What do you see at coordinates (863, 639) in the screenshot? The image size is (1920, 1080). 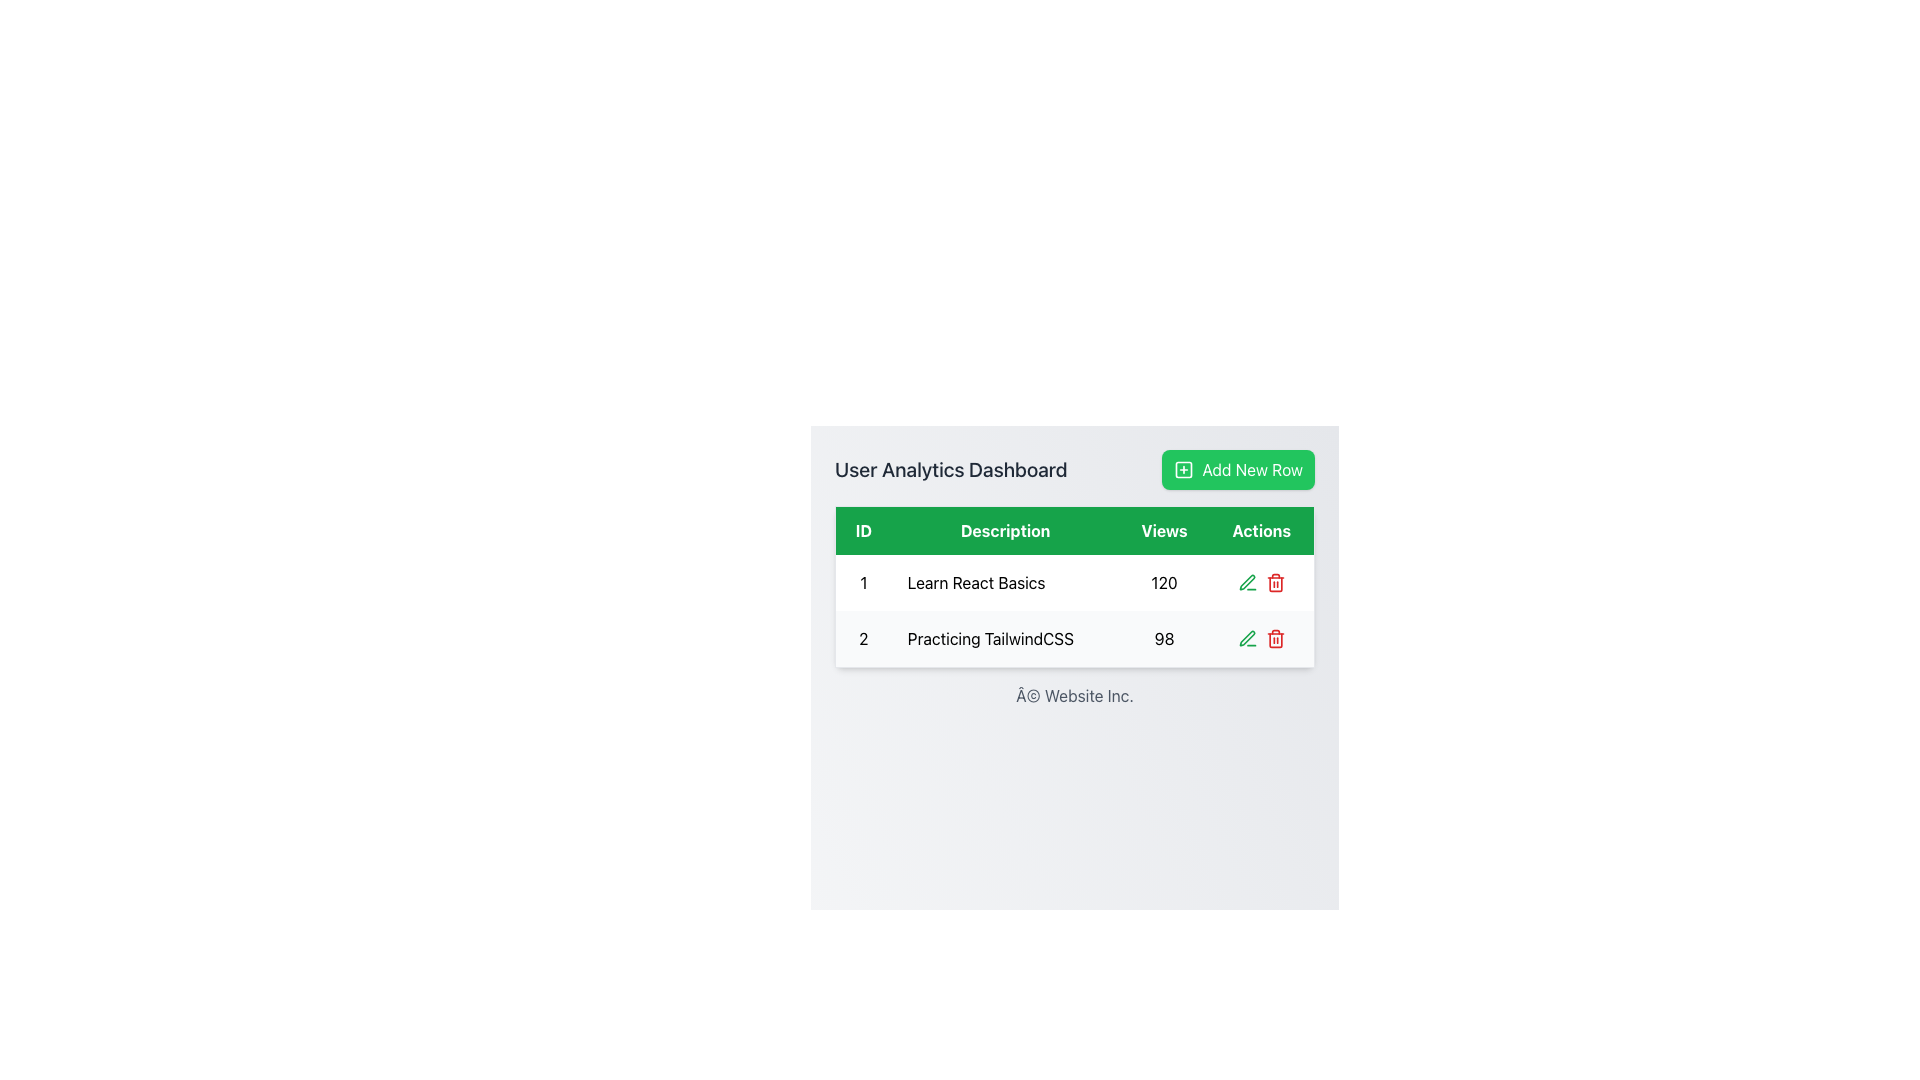 I see `the numerical text display showing '2', located in the first cell of the second row under the 'ID' column of a data table` at bounding box center [863, 639].